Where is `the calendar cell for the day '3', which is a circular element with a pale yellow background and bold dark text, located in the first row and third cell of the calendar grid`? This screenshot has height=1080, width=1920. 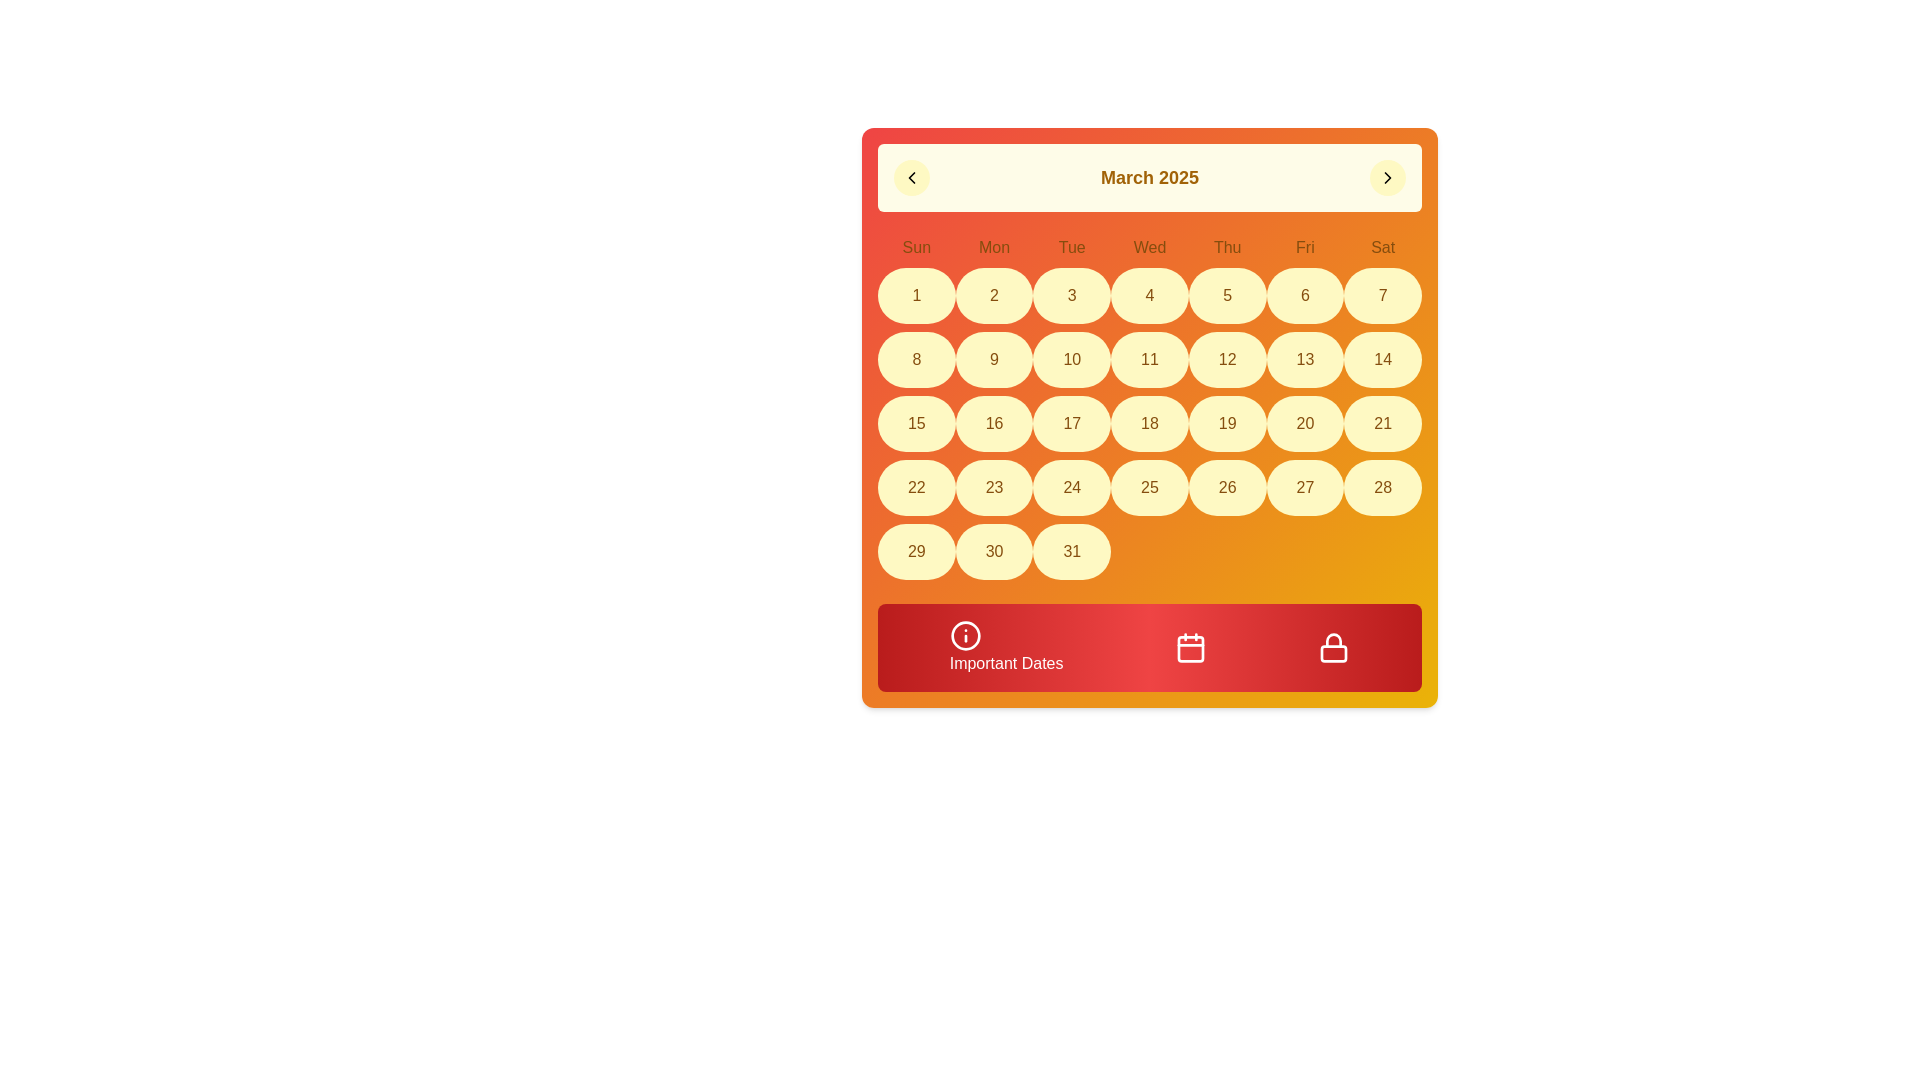
the calendar cell for the day '3', which is a circular element with a pale yellow background and bold dark text, located in the first row and third cell of the calendar grid is located at coordinates (1071, 296).